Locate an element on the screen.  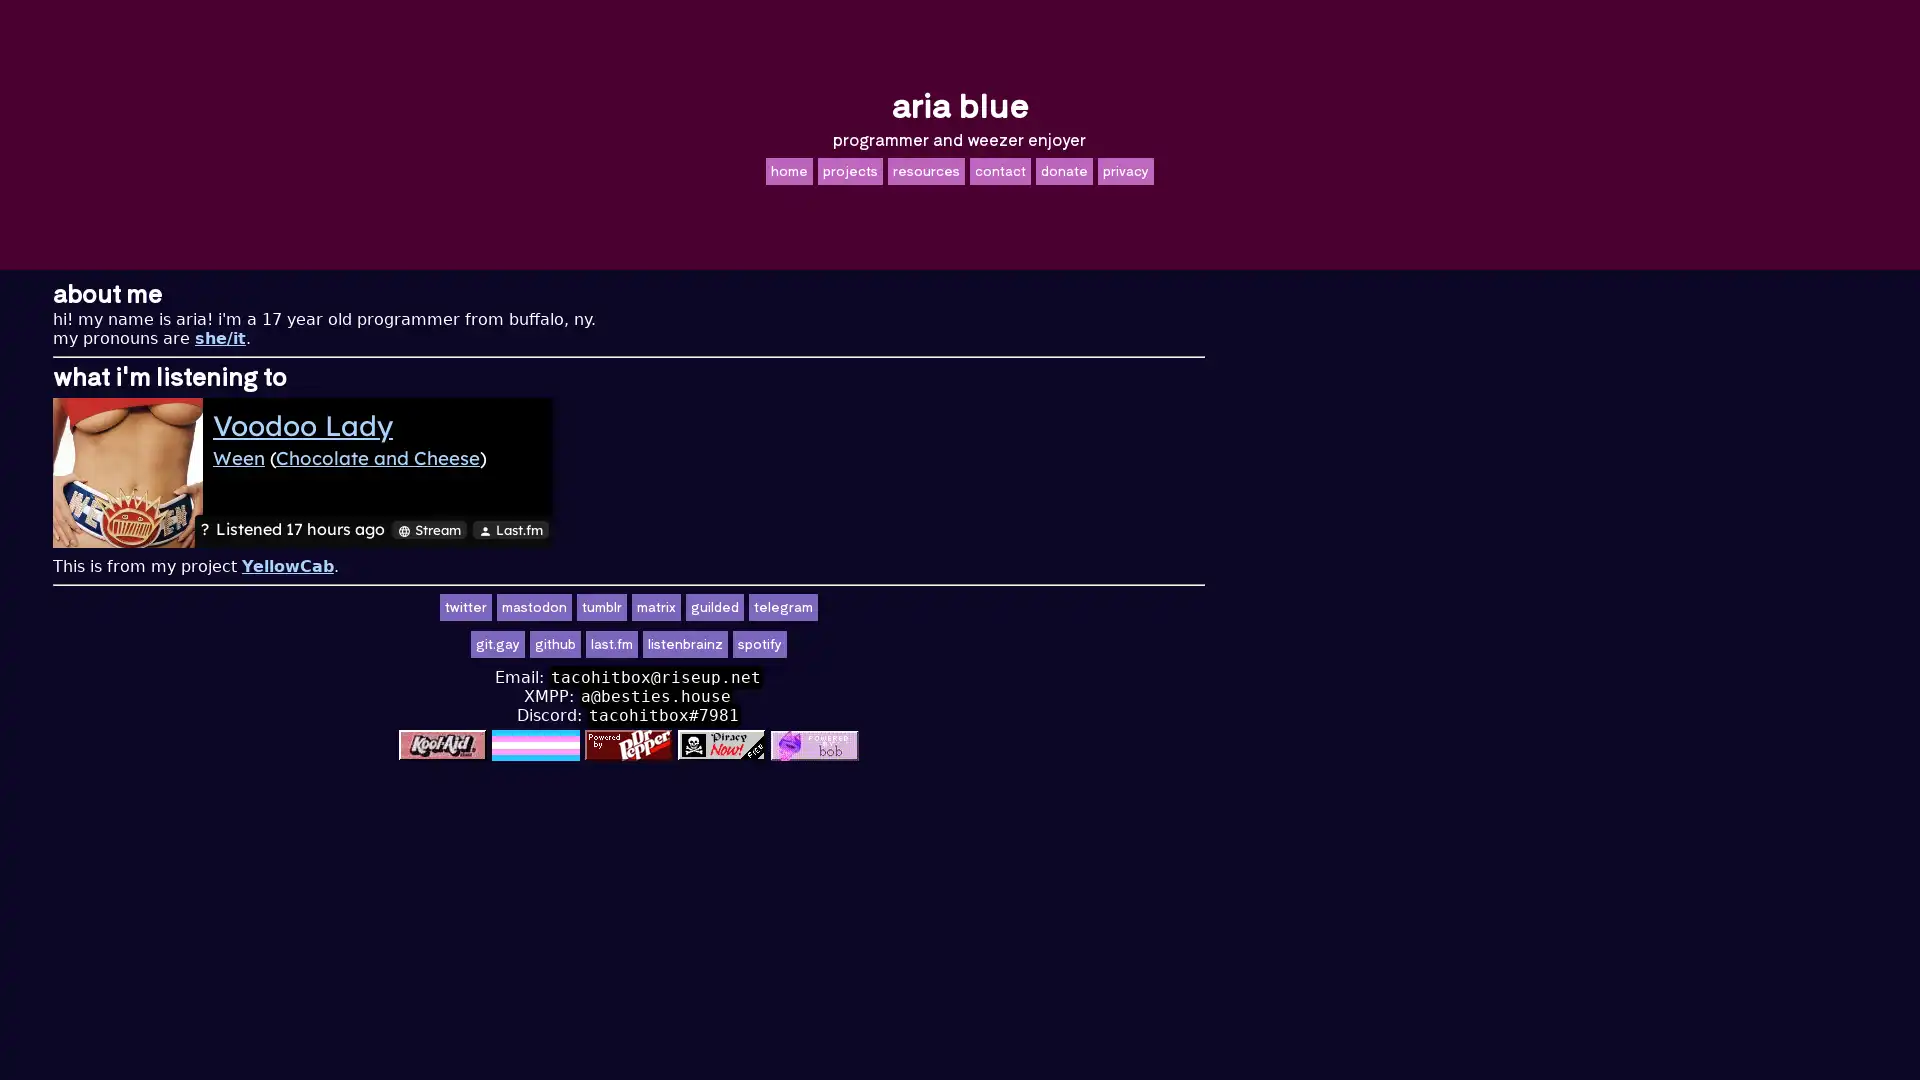
git.gay is located at coordinates (829, 644).